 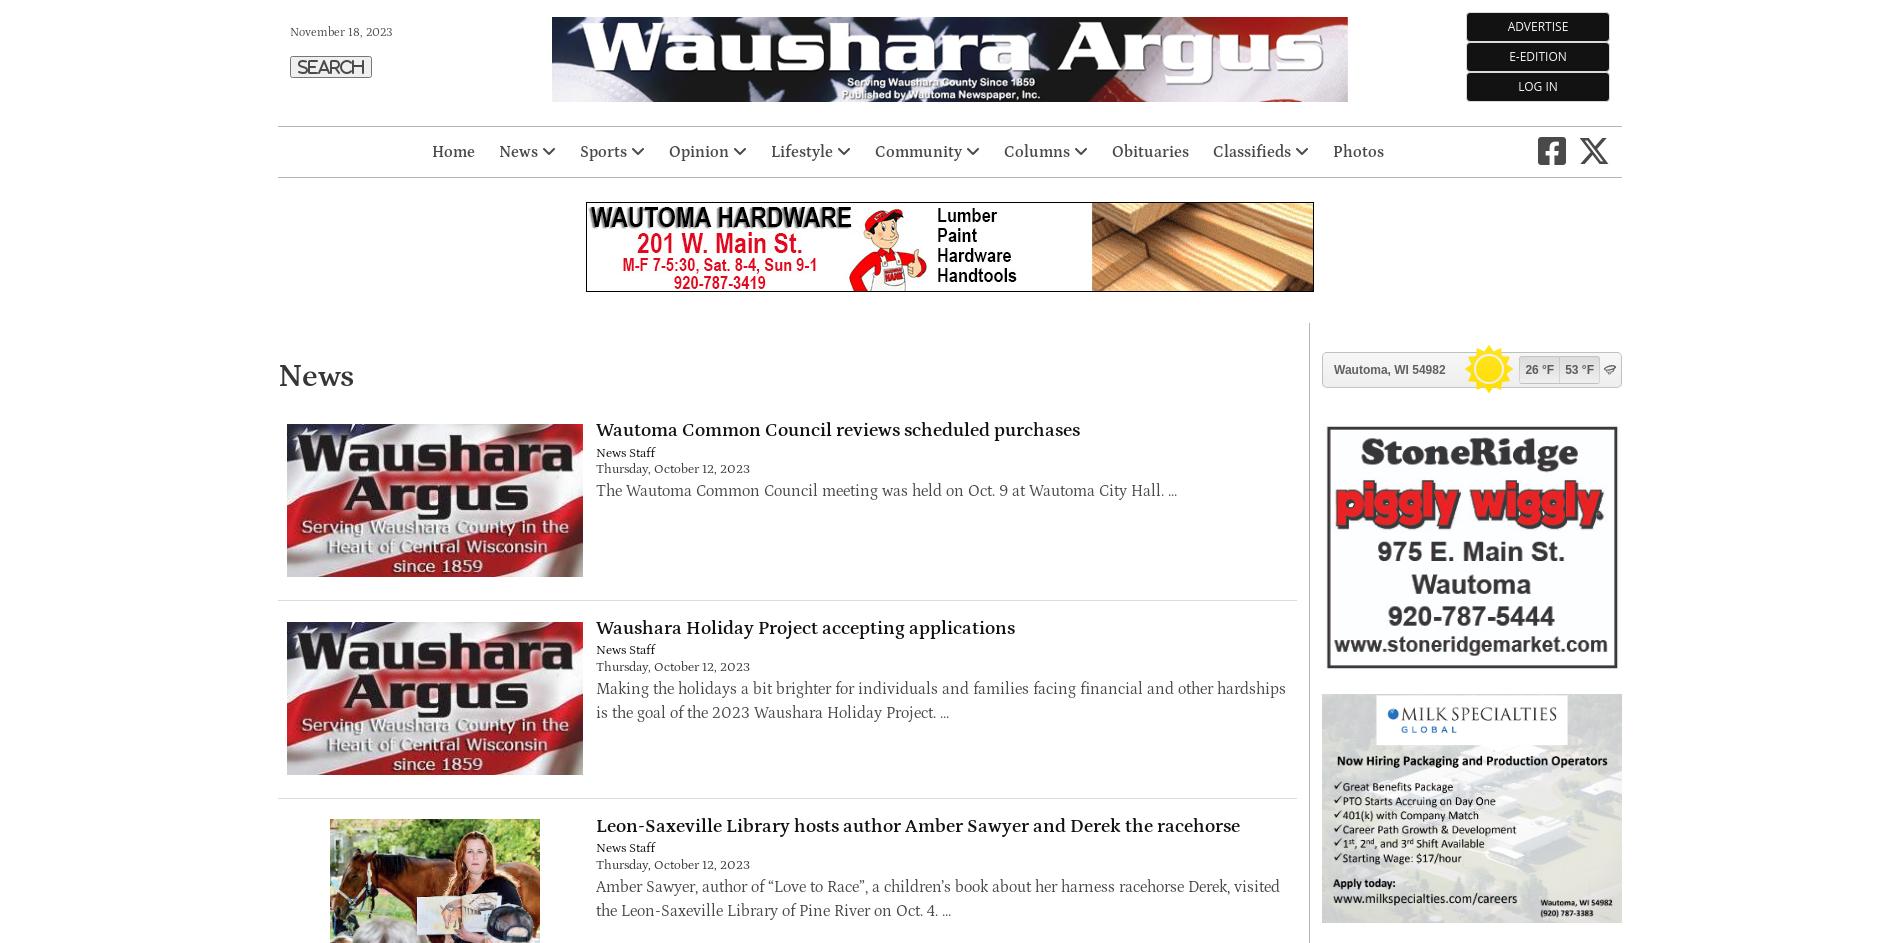 What do you see at coordinates (340, 32) in the screenshot?
I see `'November 18, 2023'` at bounding box center [340, 32].